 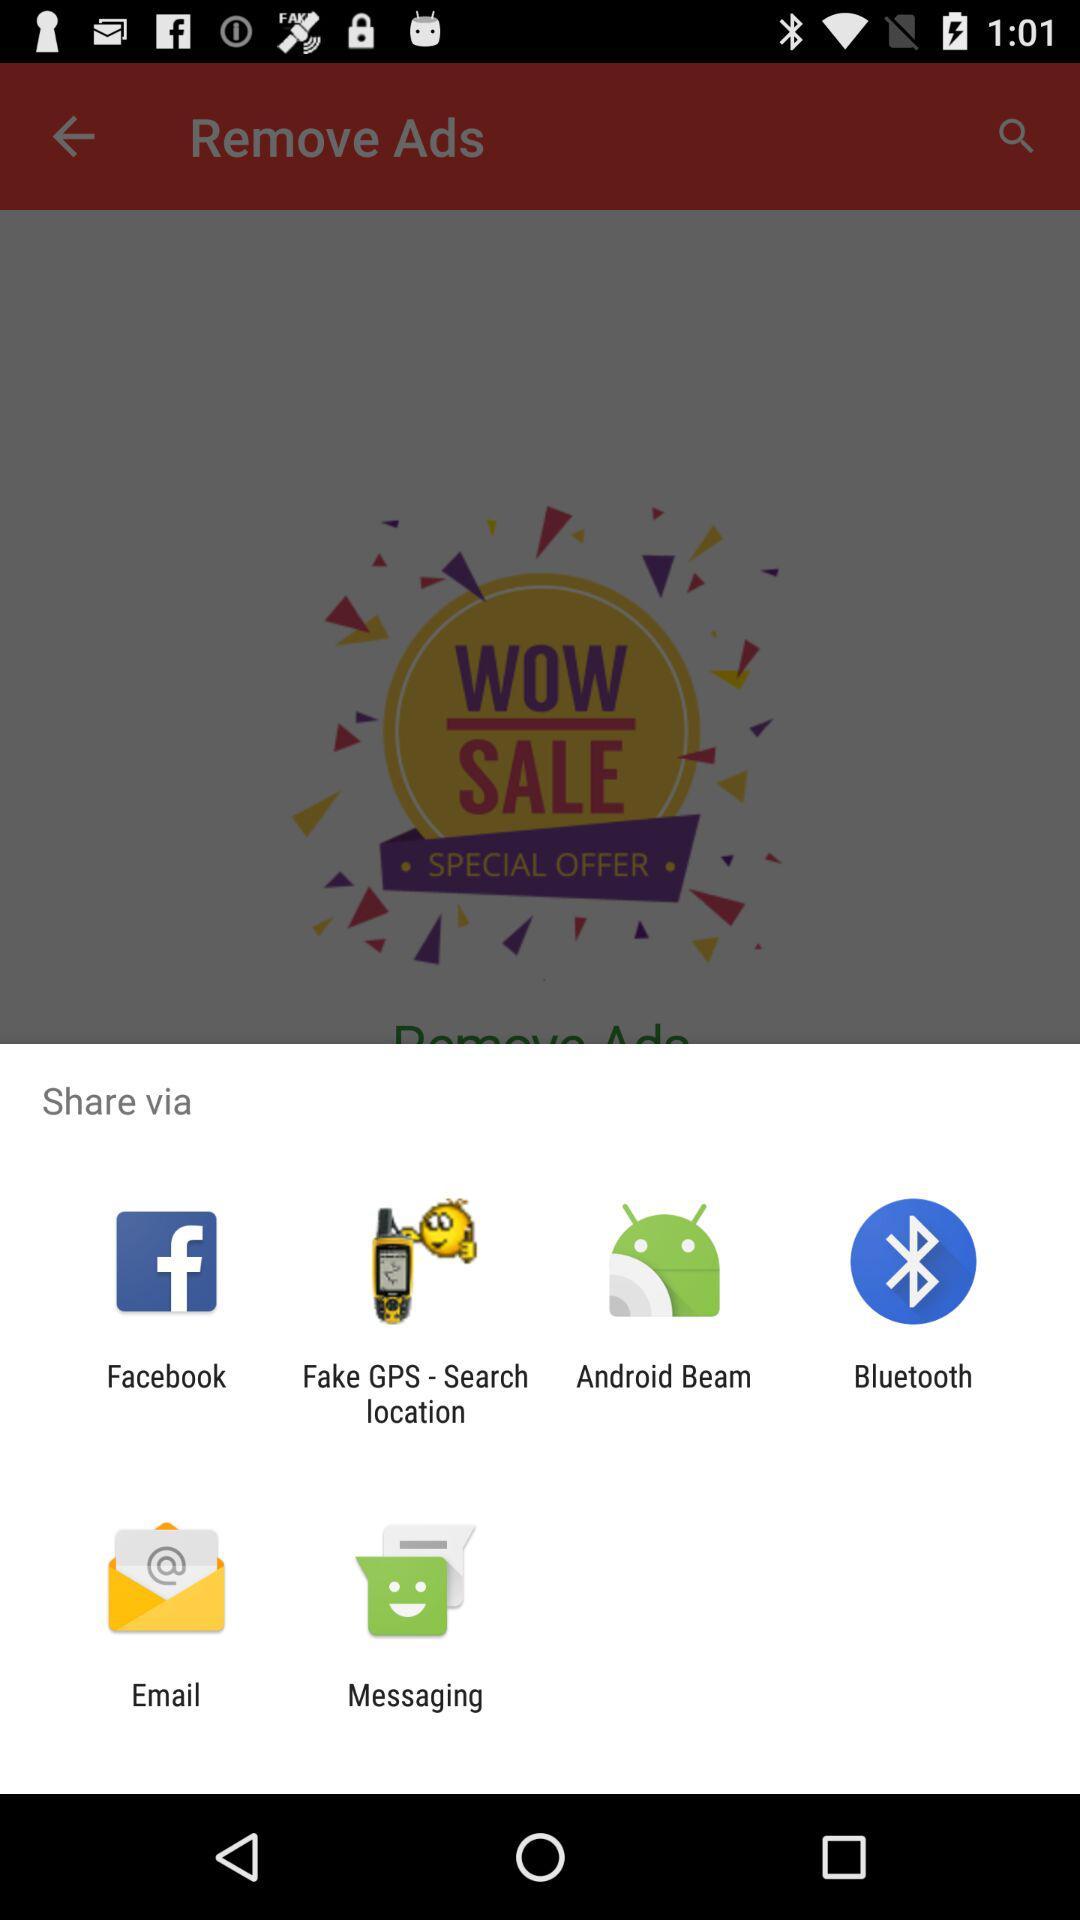 I want to click on messaging item, so click(x=414, y=1711).